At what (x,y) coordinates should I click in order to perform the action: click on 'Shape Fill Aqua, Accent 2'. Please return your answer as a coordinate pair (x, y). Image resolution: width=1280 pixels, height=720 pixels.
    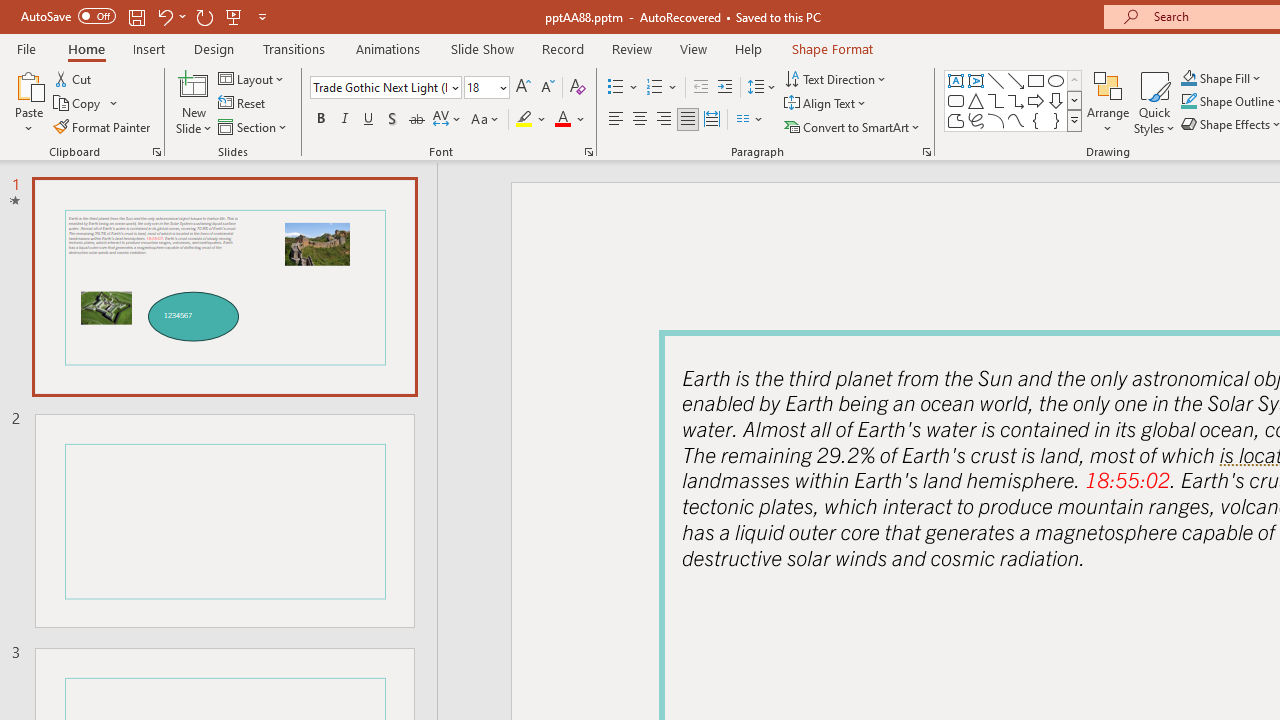
    Looking at the image, I should click on (1189, 77).